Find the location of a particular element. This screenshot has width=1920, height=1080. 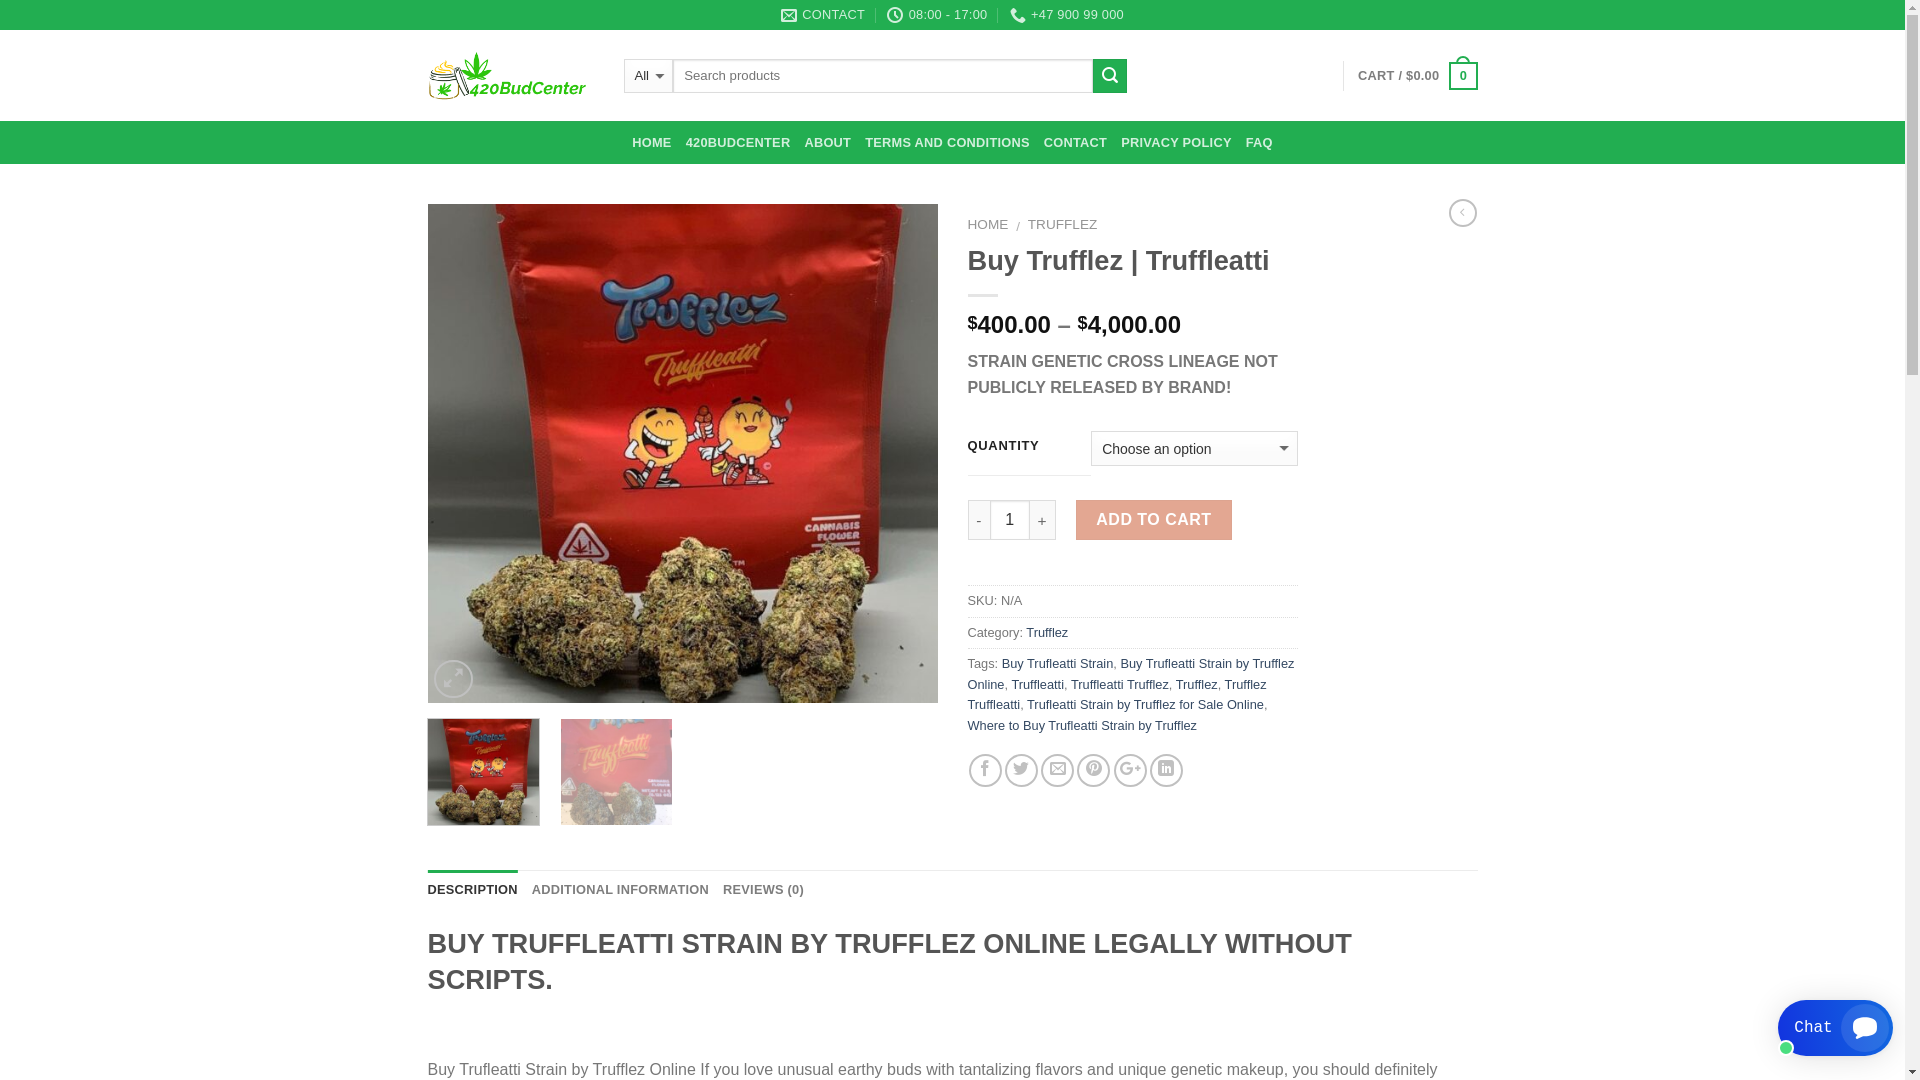

'Smartsupp widget button' is located at coordinates (1835, 1028).